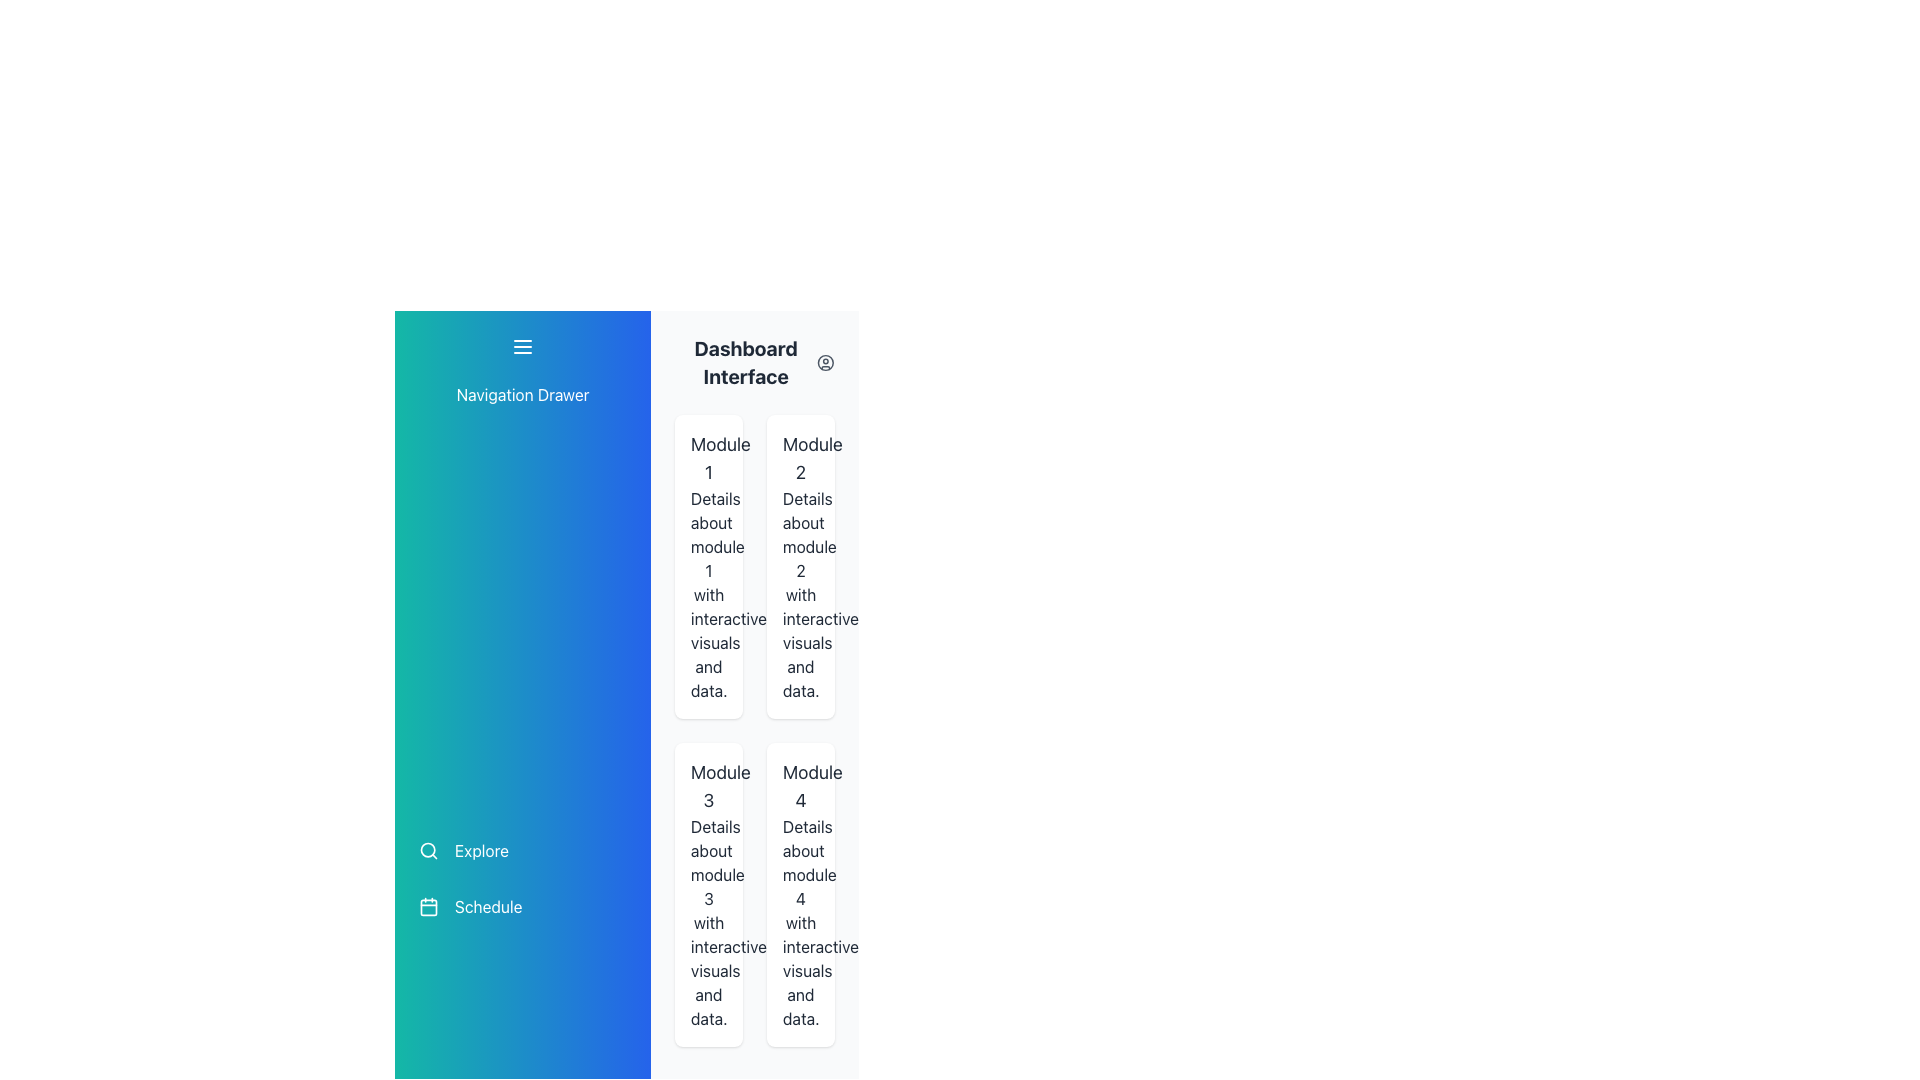 The width and height of the screenshot is (1920, 1080). Describe the element at coordinates (826, 362) in the screenshot. I see `the user profile icon located on the rightmost side of the Dashboard Interface header` at that location.